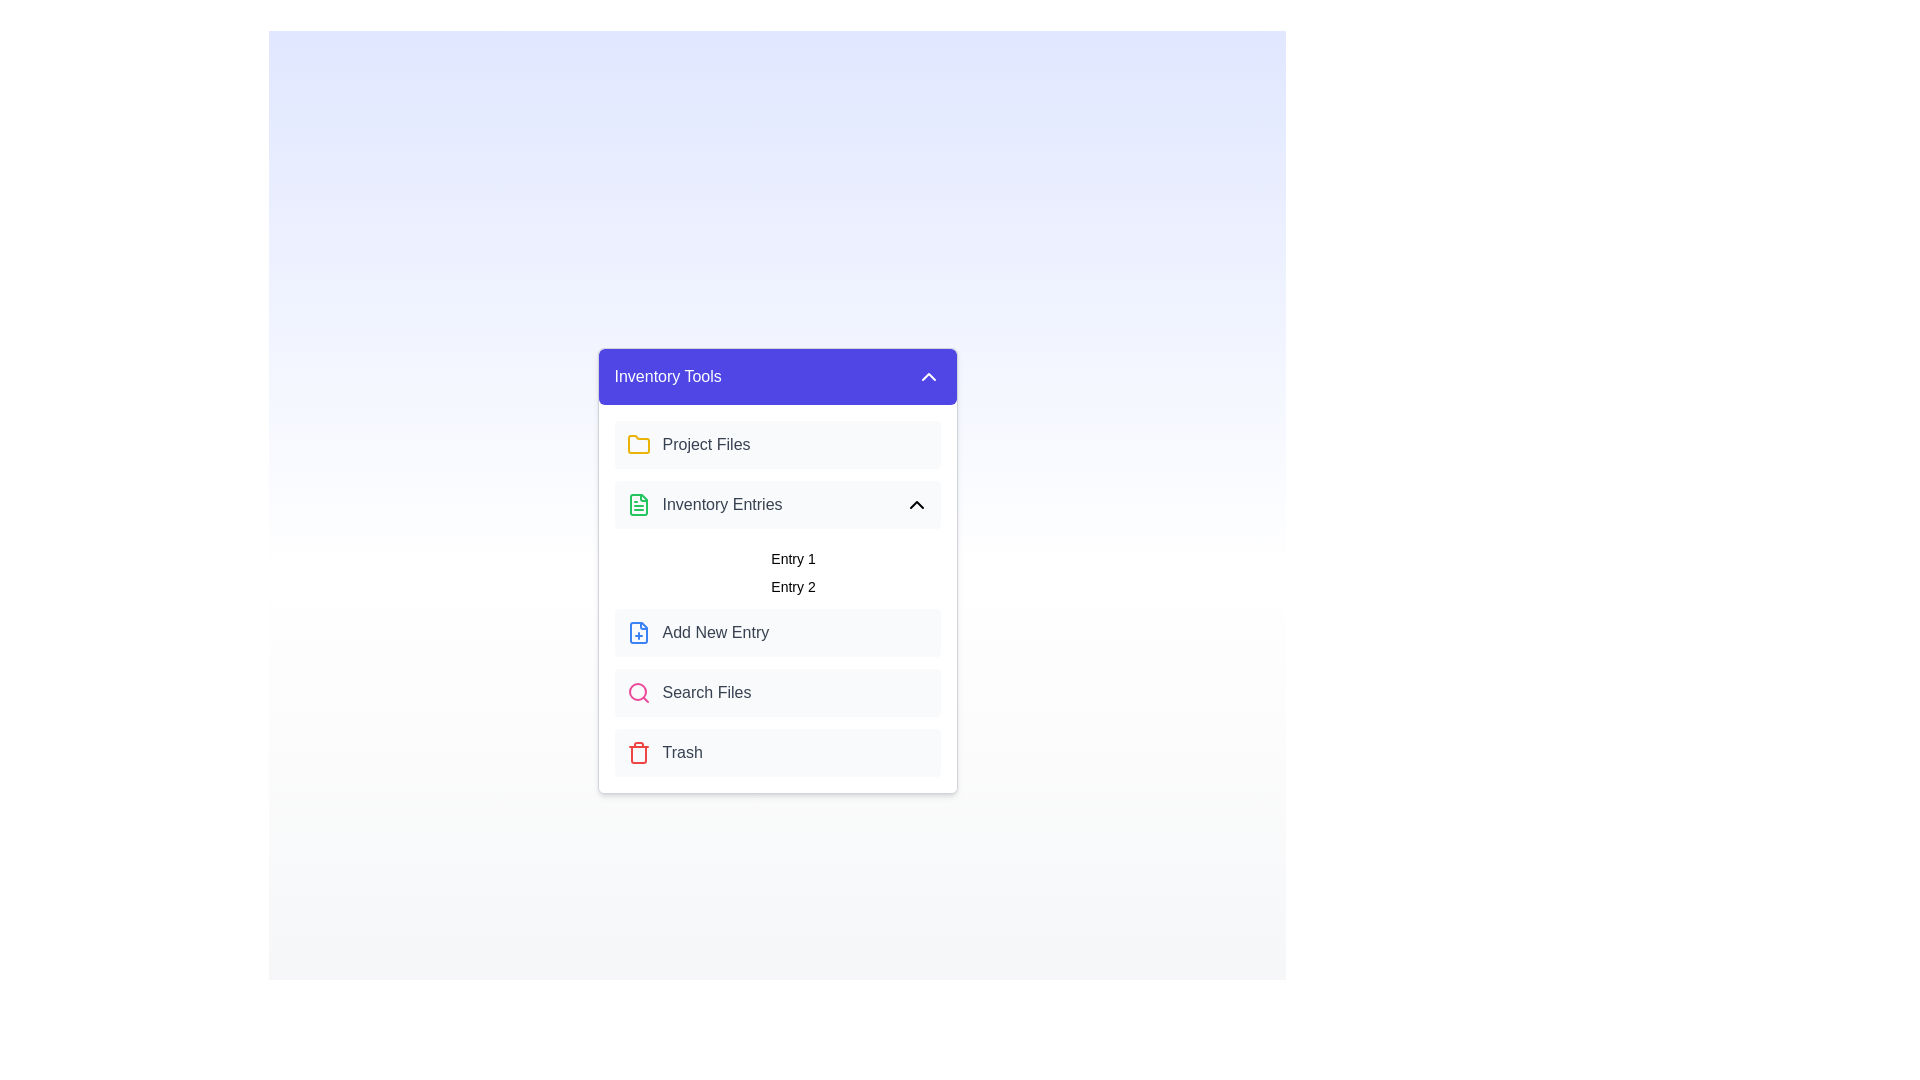 Image resolution: width=1920 pixels, height=1080 pixels. What do you see at coordinates (637, 504) in the screenshot?
I see `the green-colored miniature file icon that represents document-related content, located to the left of the 'Inventory Entries' label` at bounding box center [637, 504].